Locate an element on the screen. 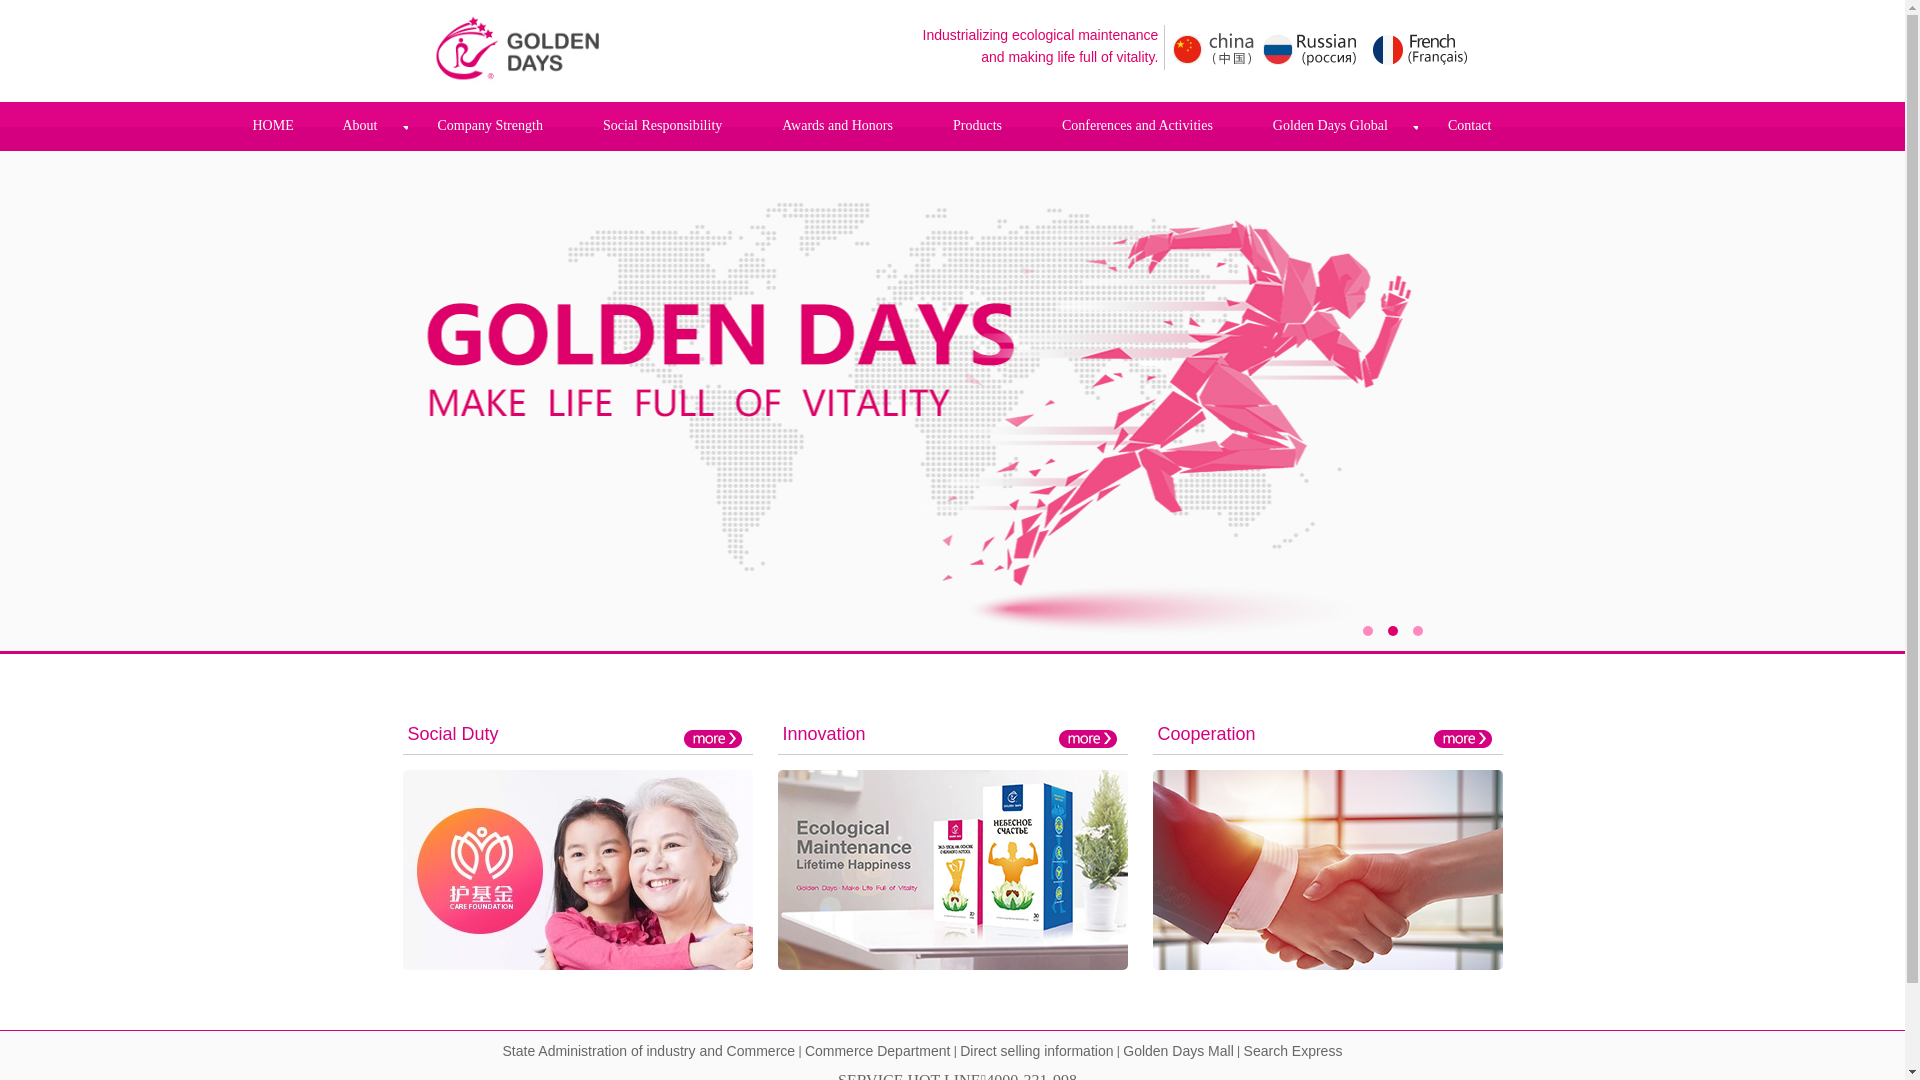 This screenshot has width=1920, height=1080. 'Social Responsibility' is located at coordinates (662, 126).